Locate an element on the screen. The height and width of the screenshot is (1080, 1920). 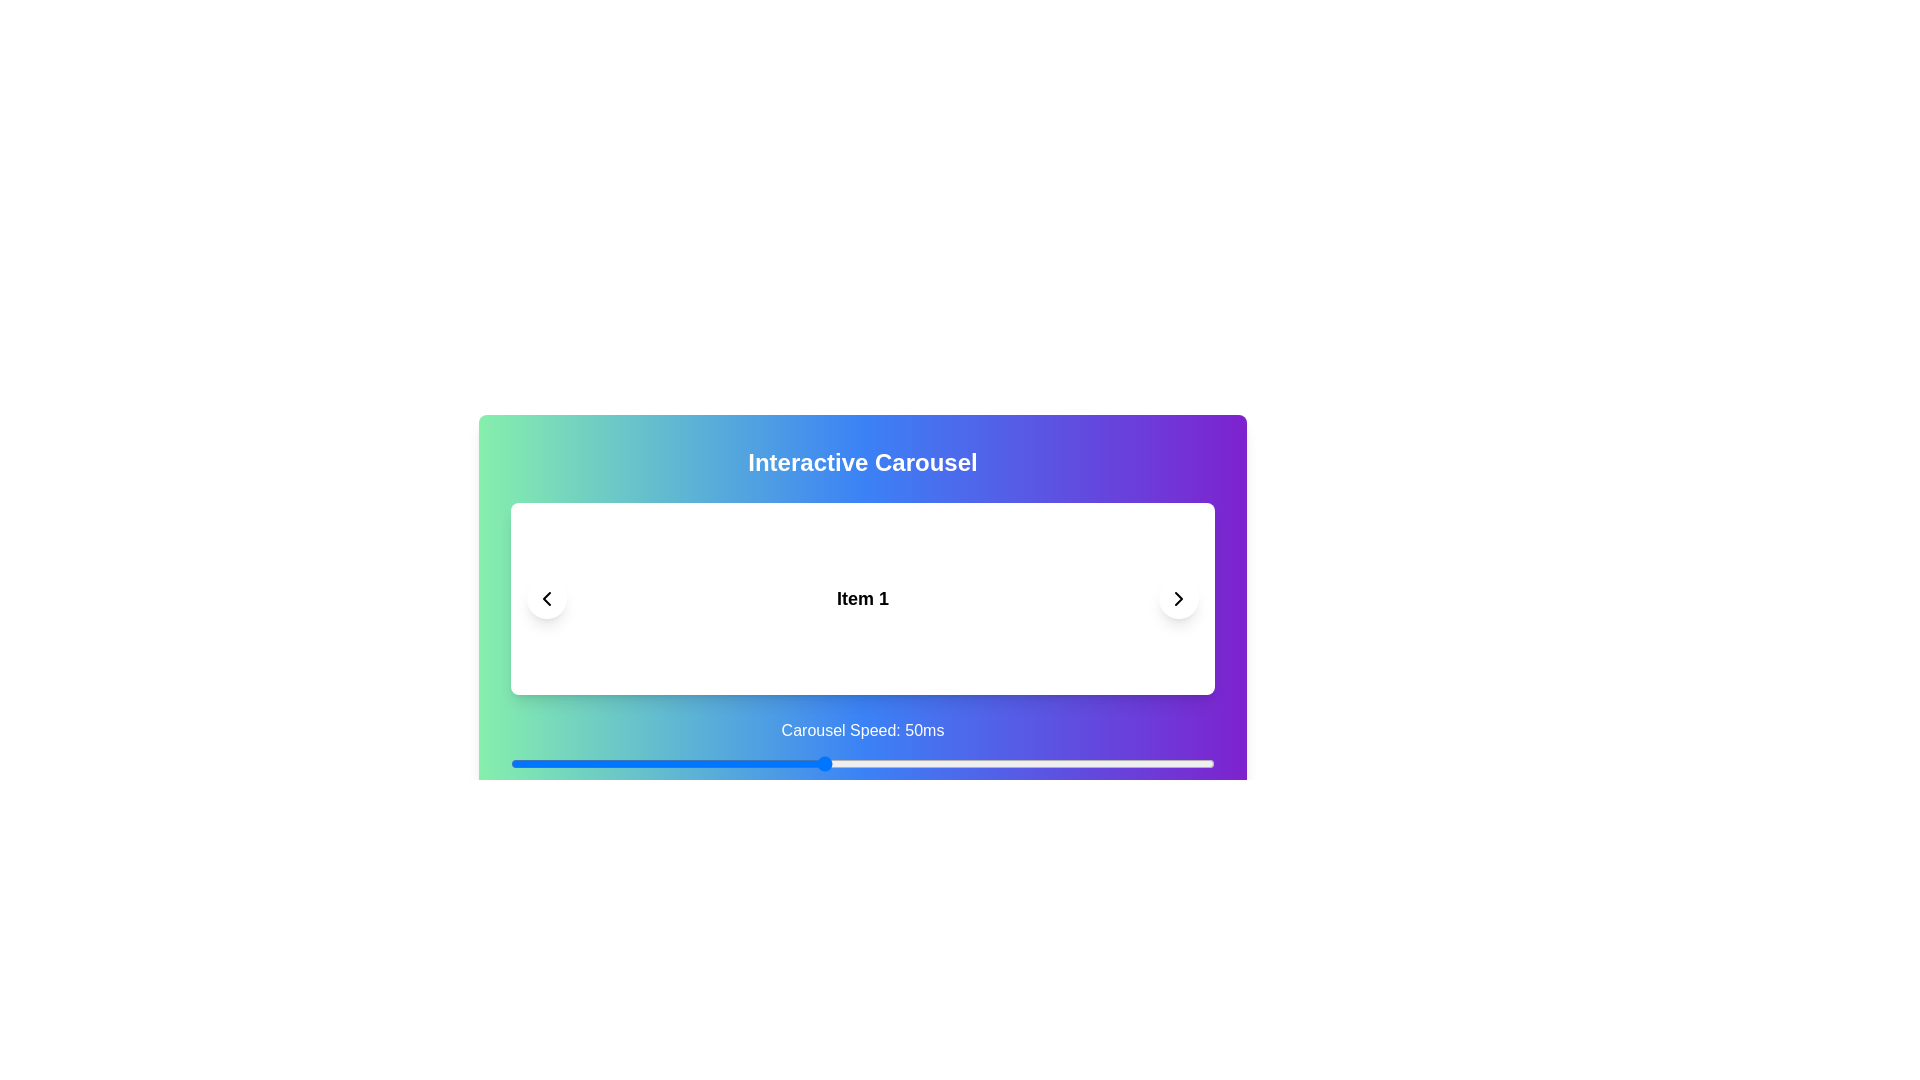
the carousel speed slider to 37 ms is located at coordinates (721, 763).